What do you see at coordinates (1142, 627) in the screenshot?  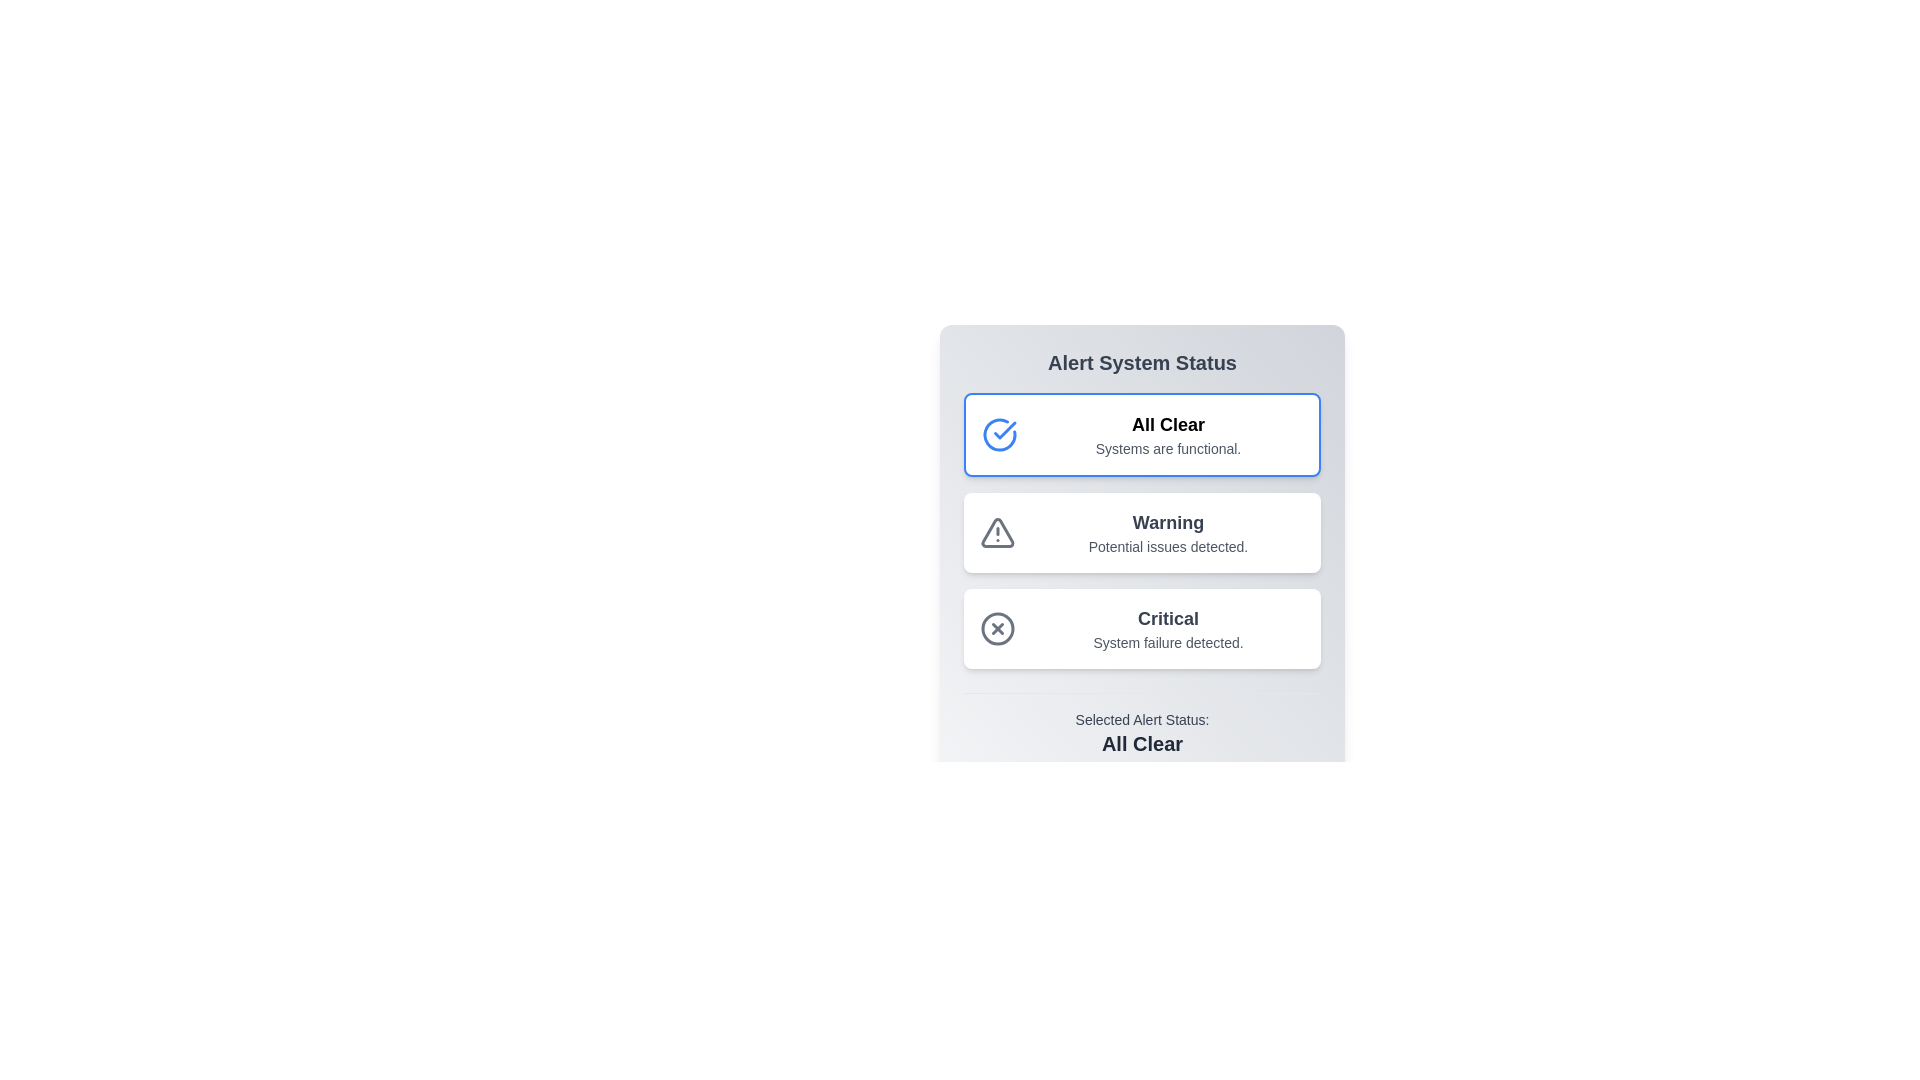 I see `the 'Critical' alert box element, which features a white background, rounded corners, and contains a gray circle icon with an 'X' symbol, to interact with it` at bounding box center [1142, 627].